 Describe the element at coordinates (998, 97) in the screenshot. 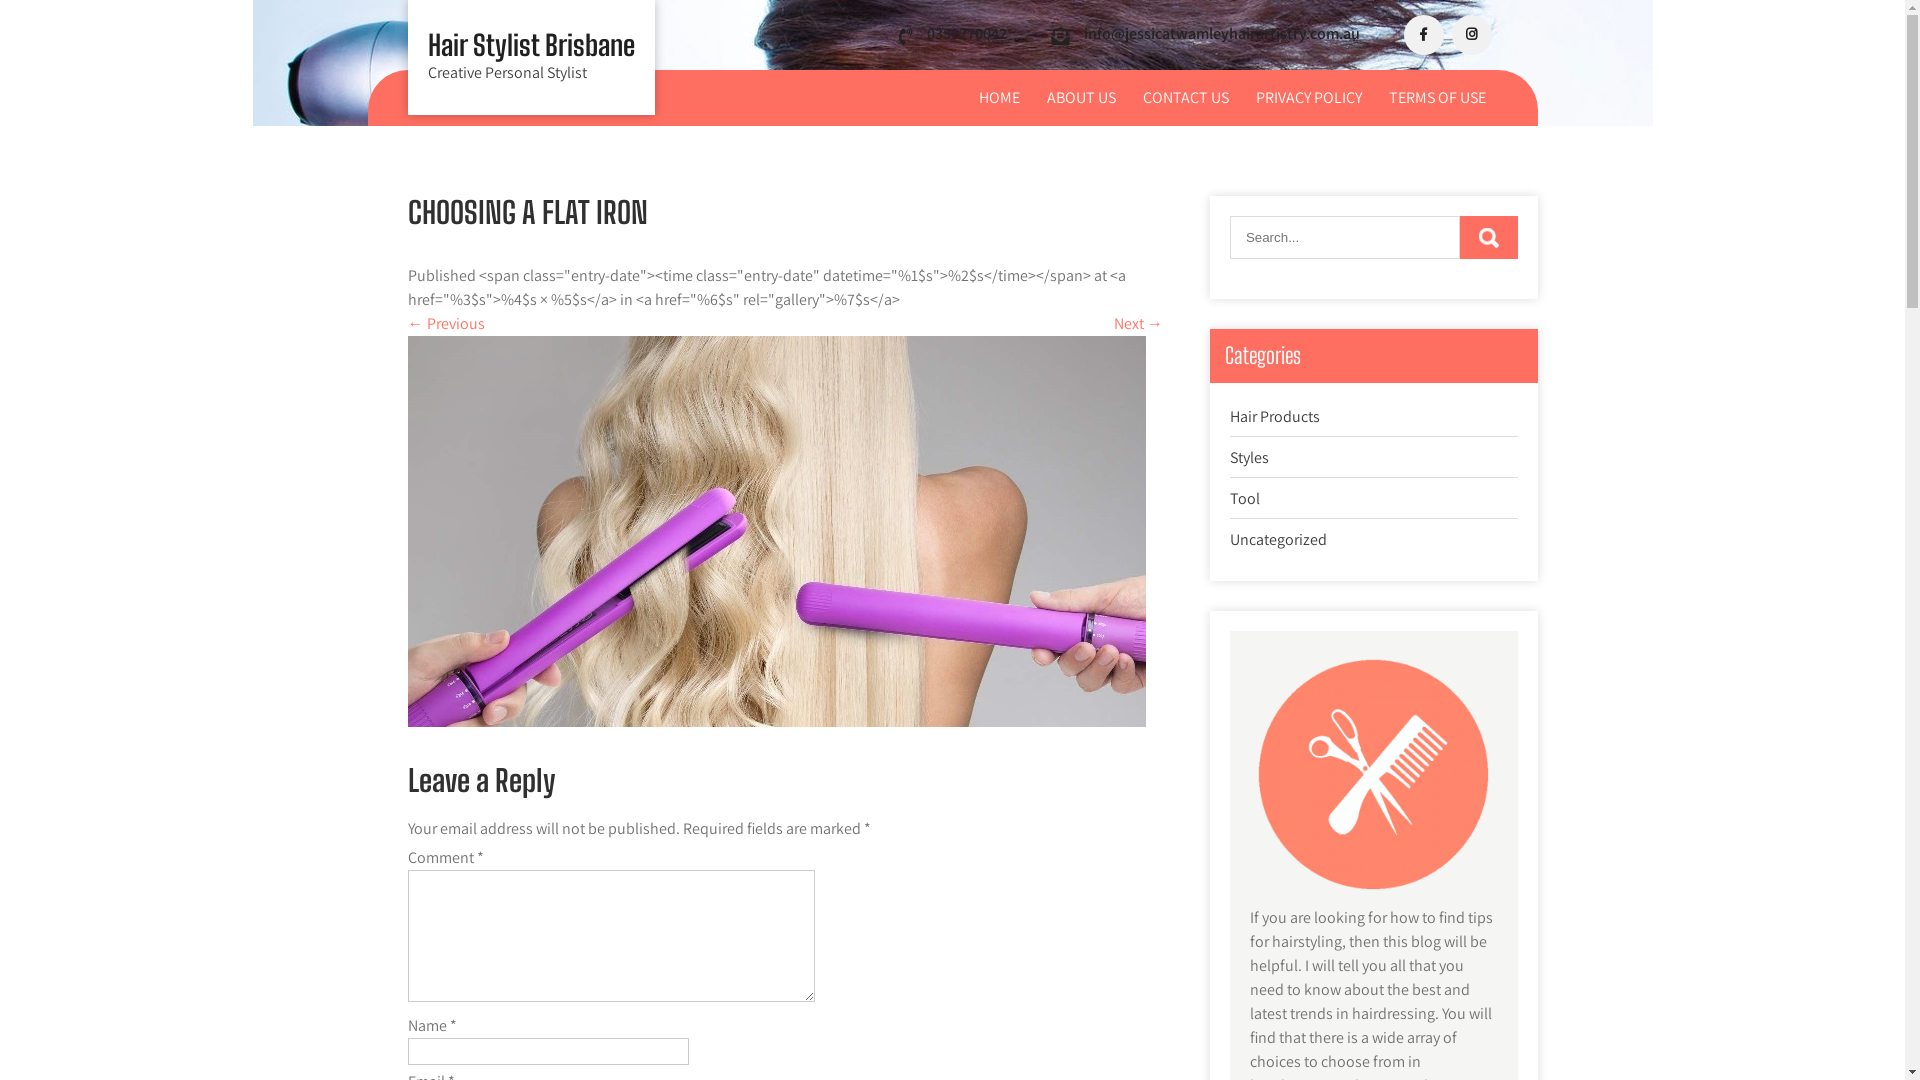

I see `'HOME'` at that location.